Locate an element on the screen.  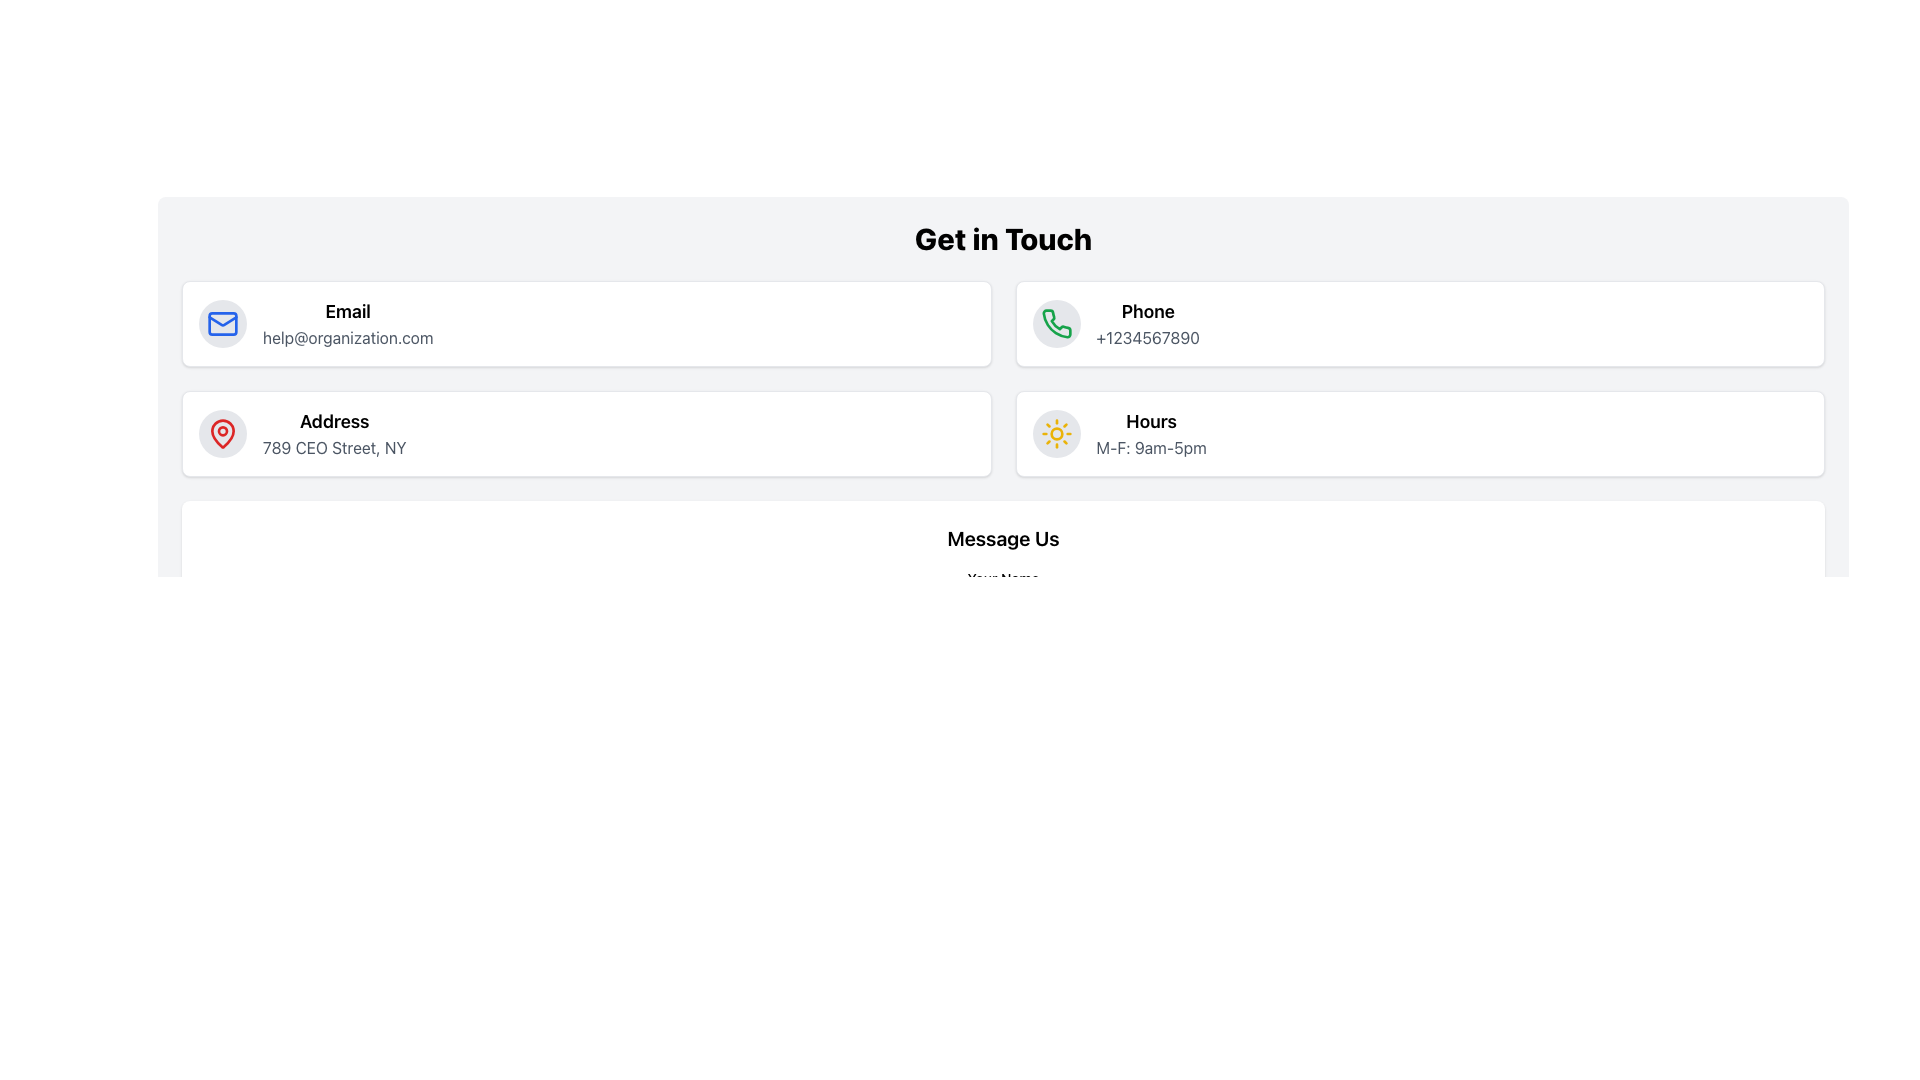
the address icon located to the left of the text 'Address 789 CEO Street, NY' within the card layout is located at coordinates (222, 433).